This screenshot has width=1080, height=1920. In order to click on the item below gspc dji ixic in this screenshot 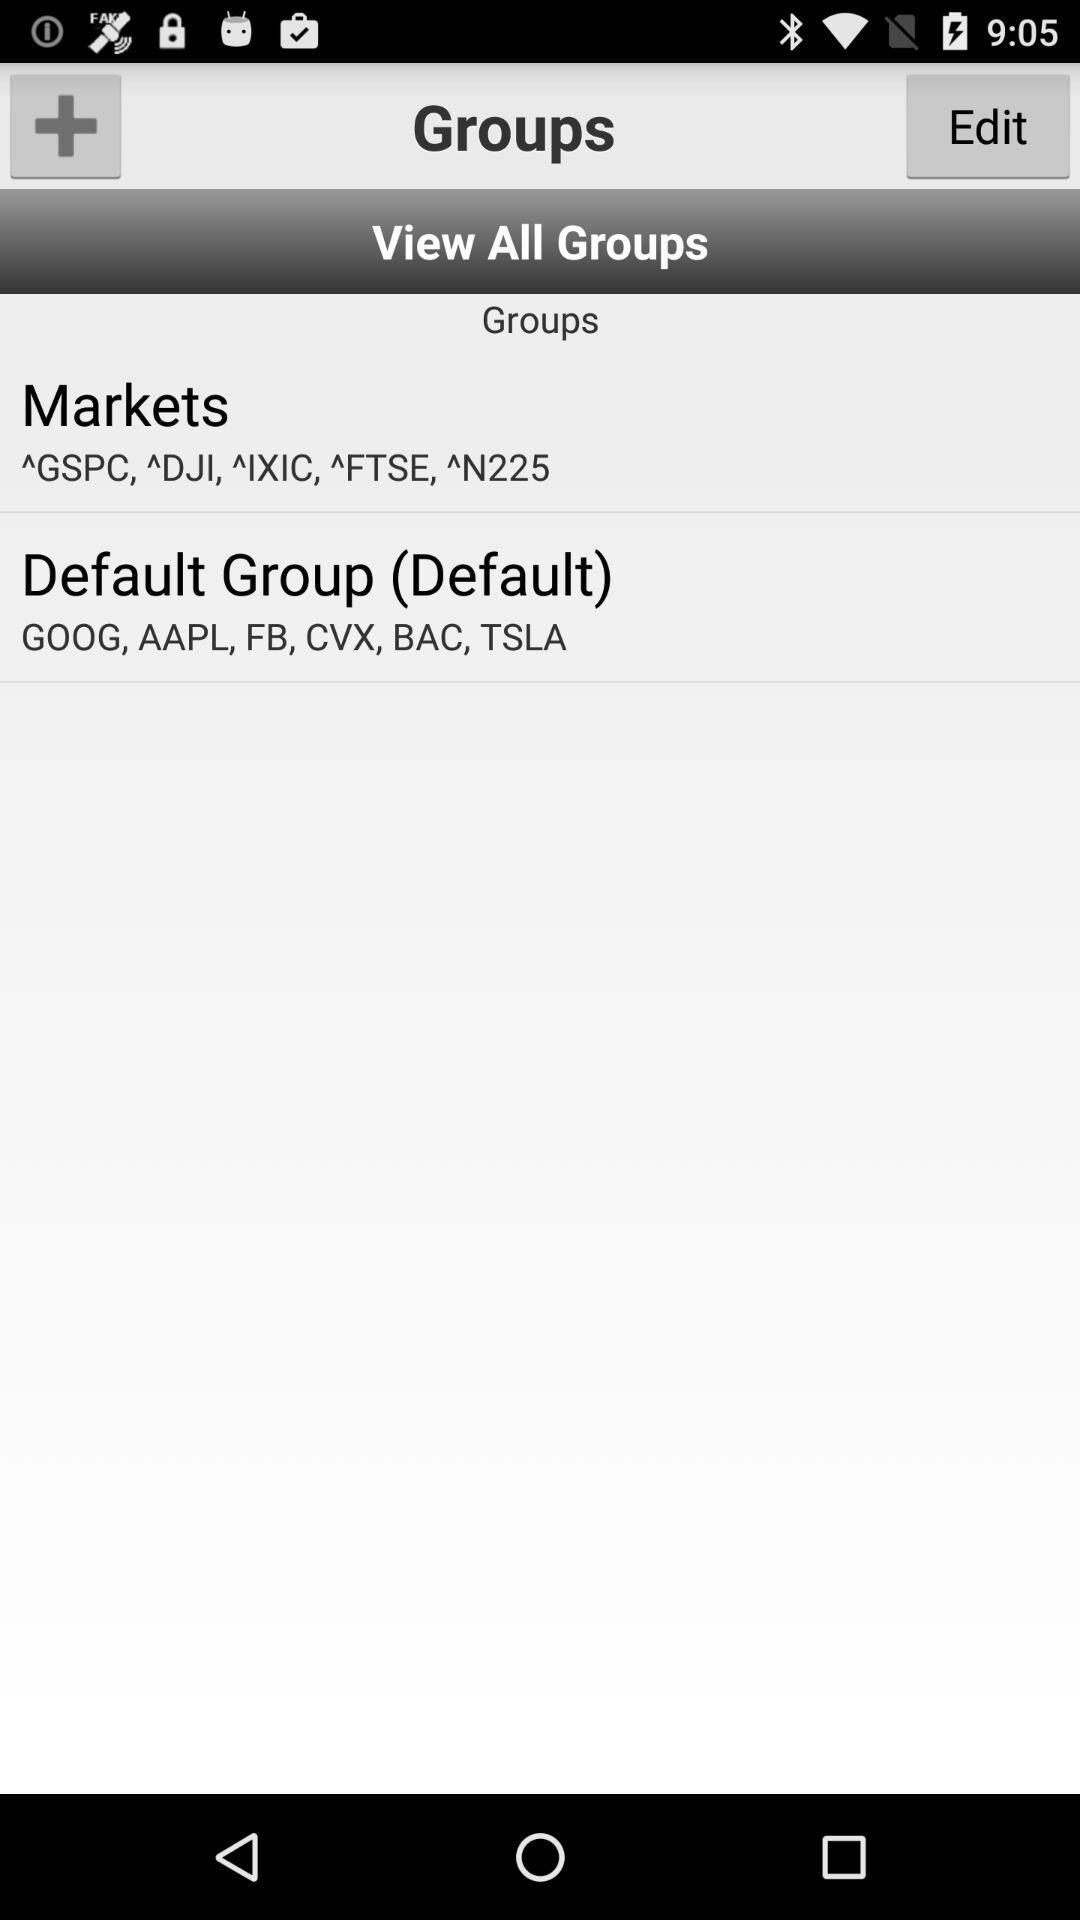, I will do `click(540, 571)`.